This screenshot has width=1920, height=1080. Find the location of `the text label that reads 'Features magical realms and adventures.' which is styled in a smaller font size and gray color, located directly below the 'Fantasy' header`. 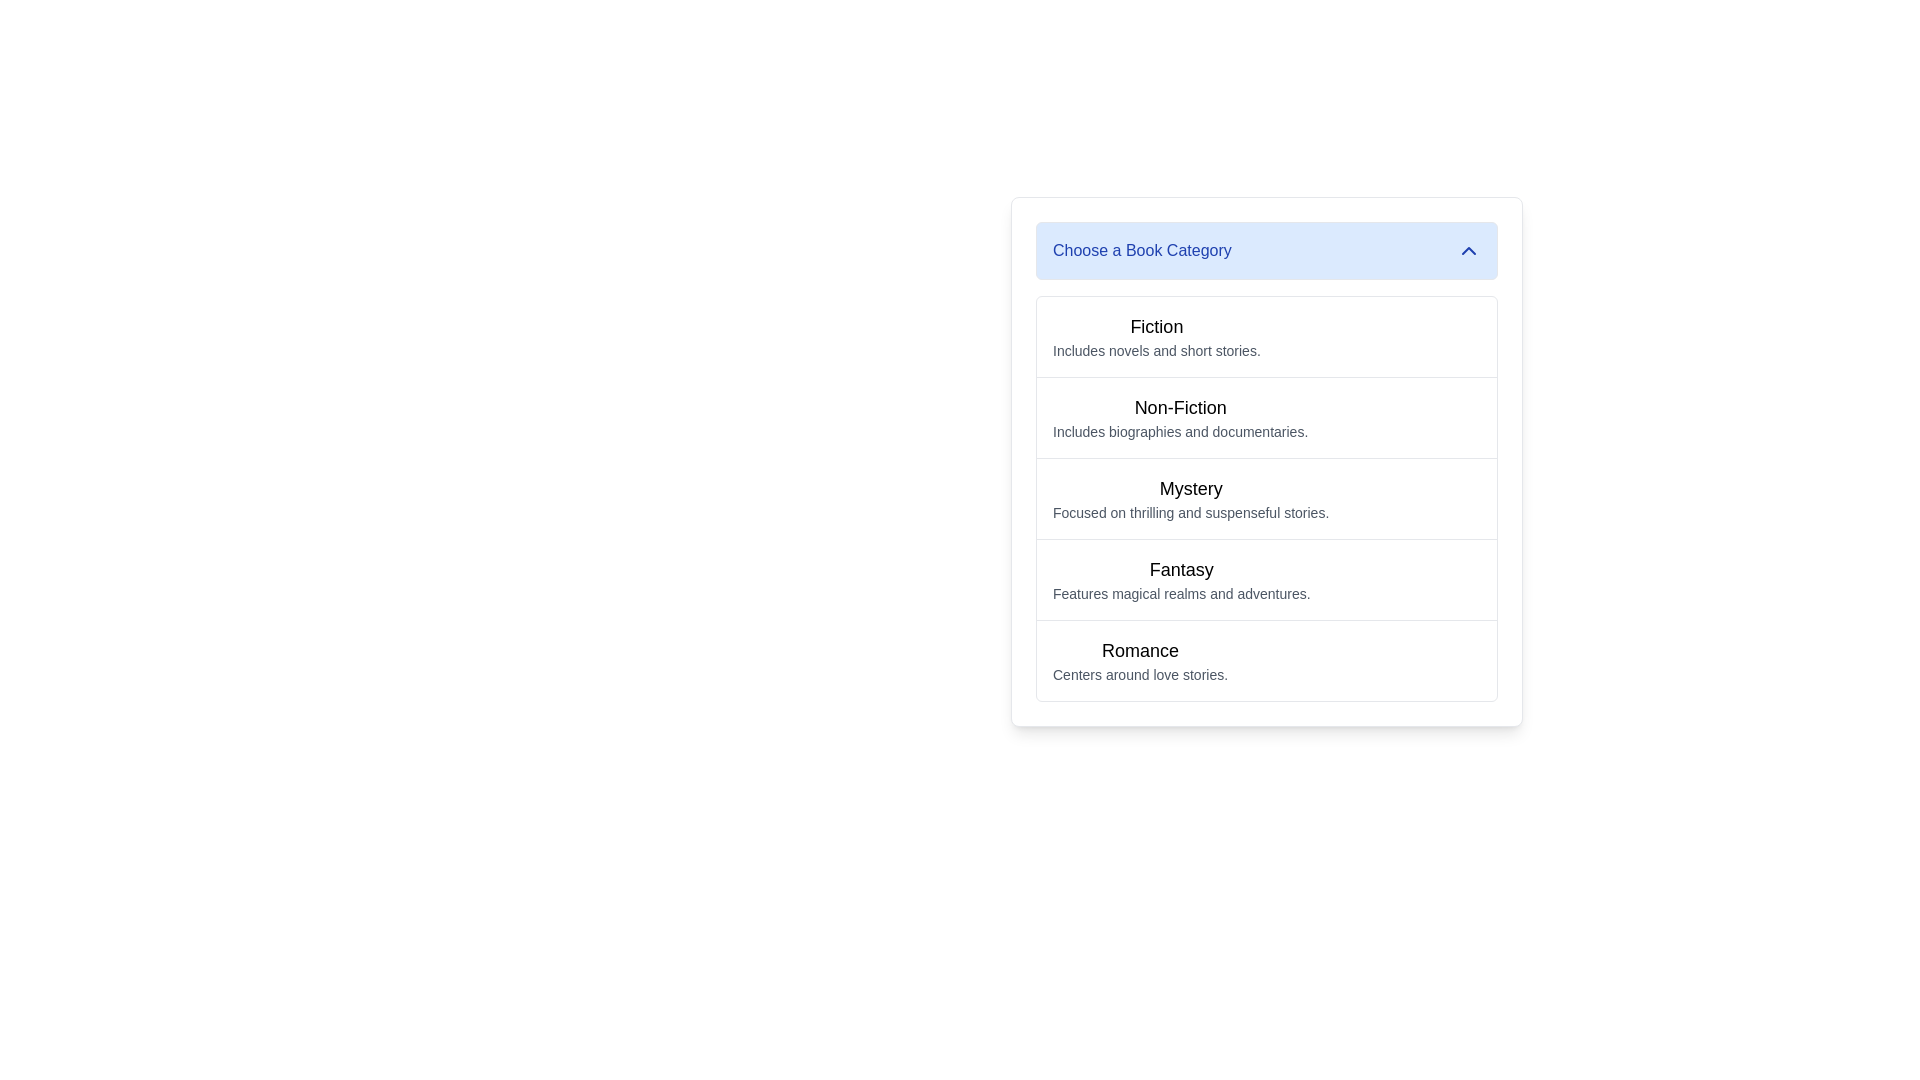

the text label that reads 'Features magical realms and adventures.' which is styled in a smaller font size and gray color, located directly below the 'Fantasy' header is located at coordinates (1181, 593).